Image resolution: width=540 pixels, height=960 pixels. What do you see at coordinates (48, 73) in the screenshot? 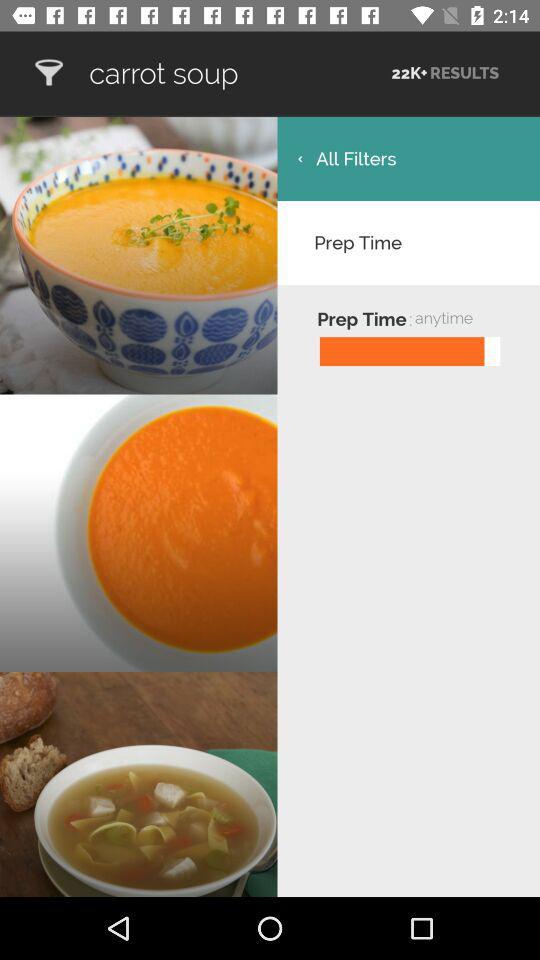
I see `apply filter` at bounding box center [48, 73].